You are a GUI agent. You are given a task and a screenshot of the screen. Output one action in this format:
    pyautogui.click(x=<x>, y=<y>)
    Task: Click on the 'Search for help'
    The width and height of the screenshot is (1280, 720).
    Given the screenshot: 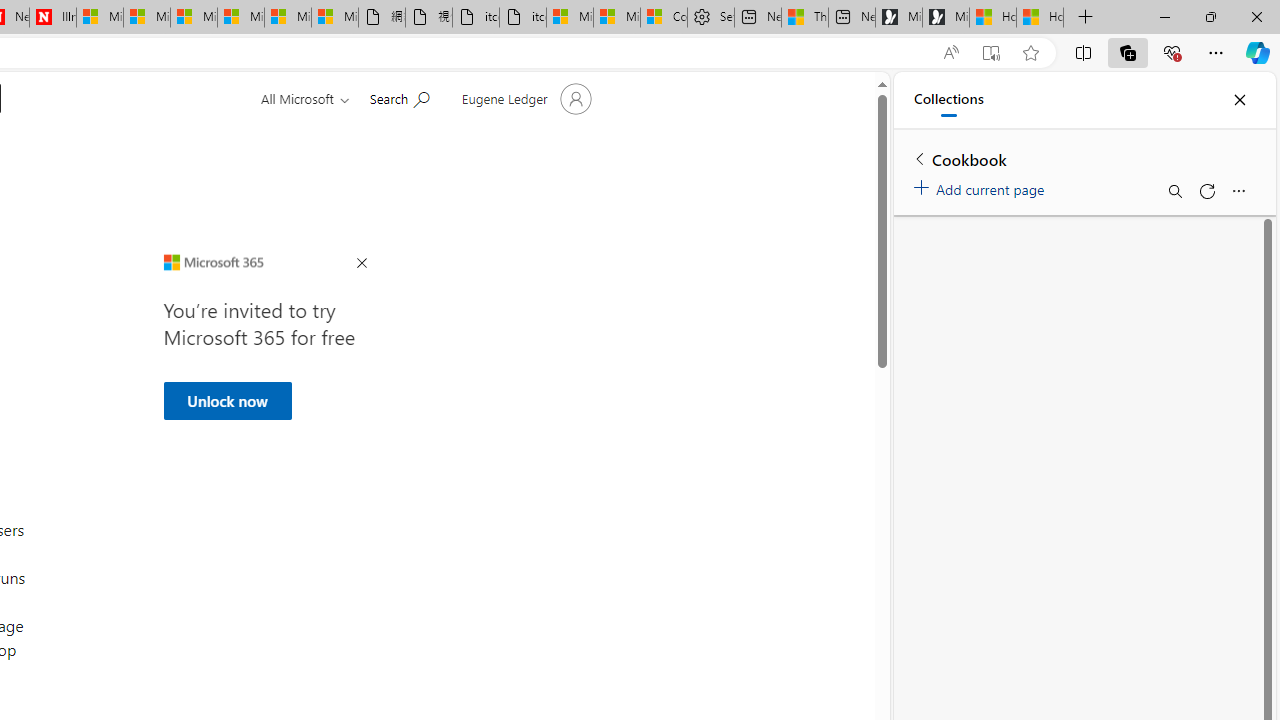 What is the action you would take?
    pyautogui.click(x=399, y=97)
    